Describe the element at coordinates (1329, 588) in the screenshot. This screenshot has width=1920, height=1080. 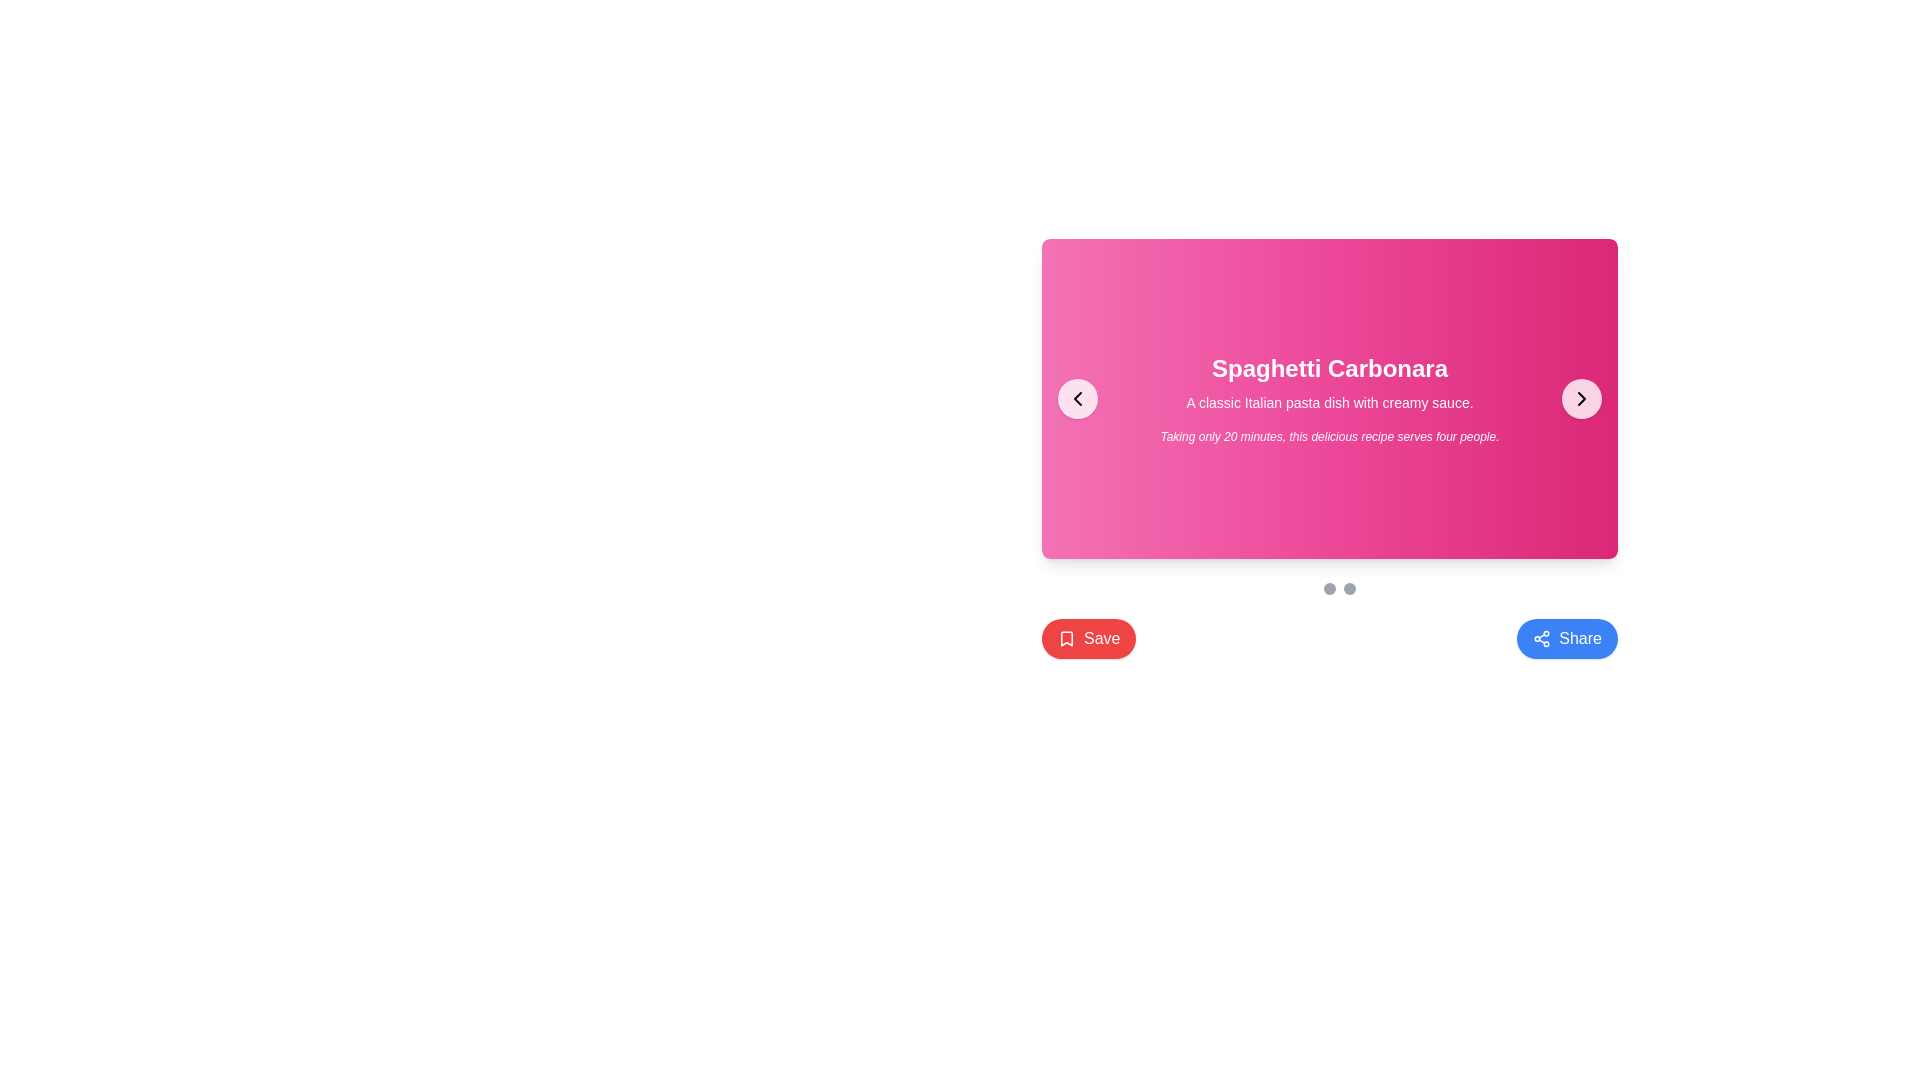
I see `the second circular pagination indicator` at that location.